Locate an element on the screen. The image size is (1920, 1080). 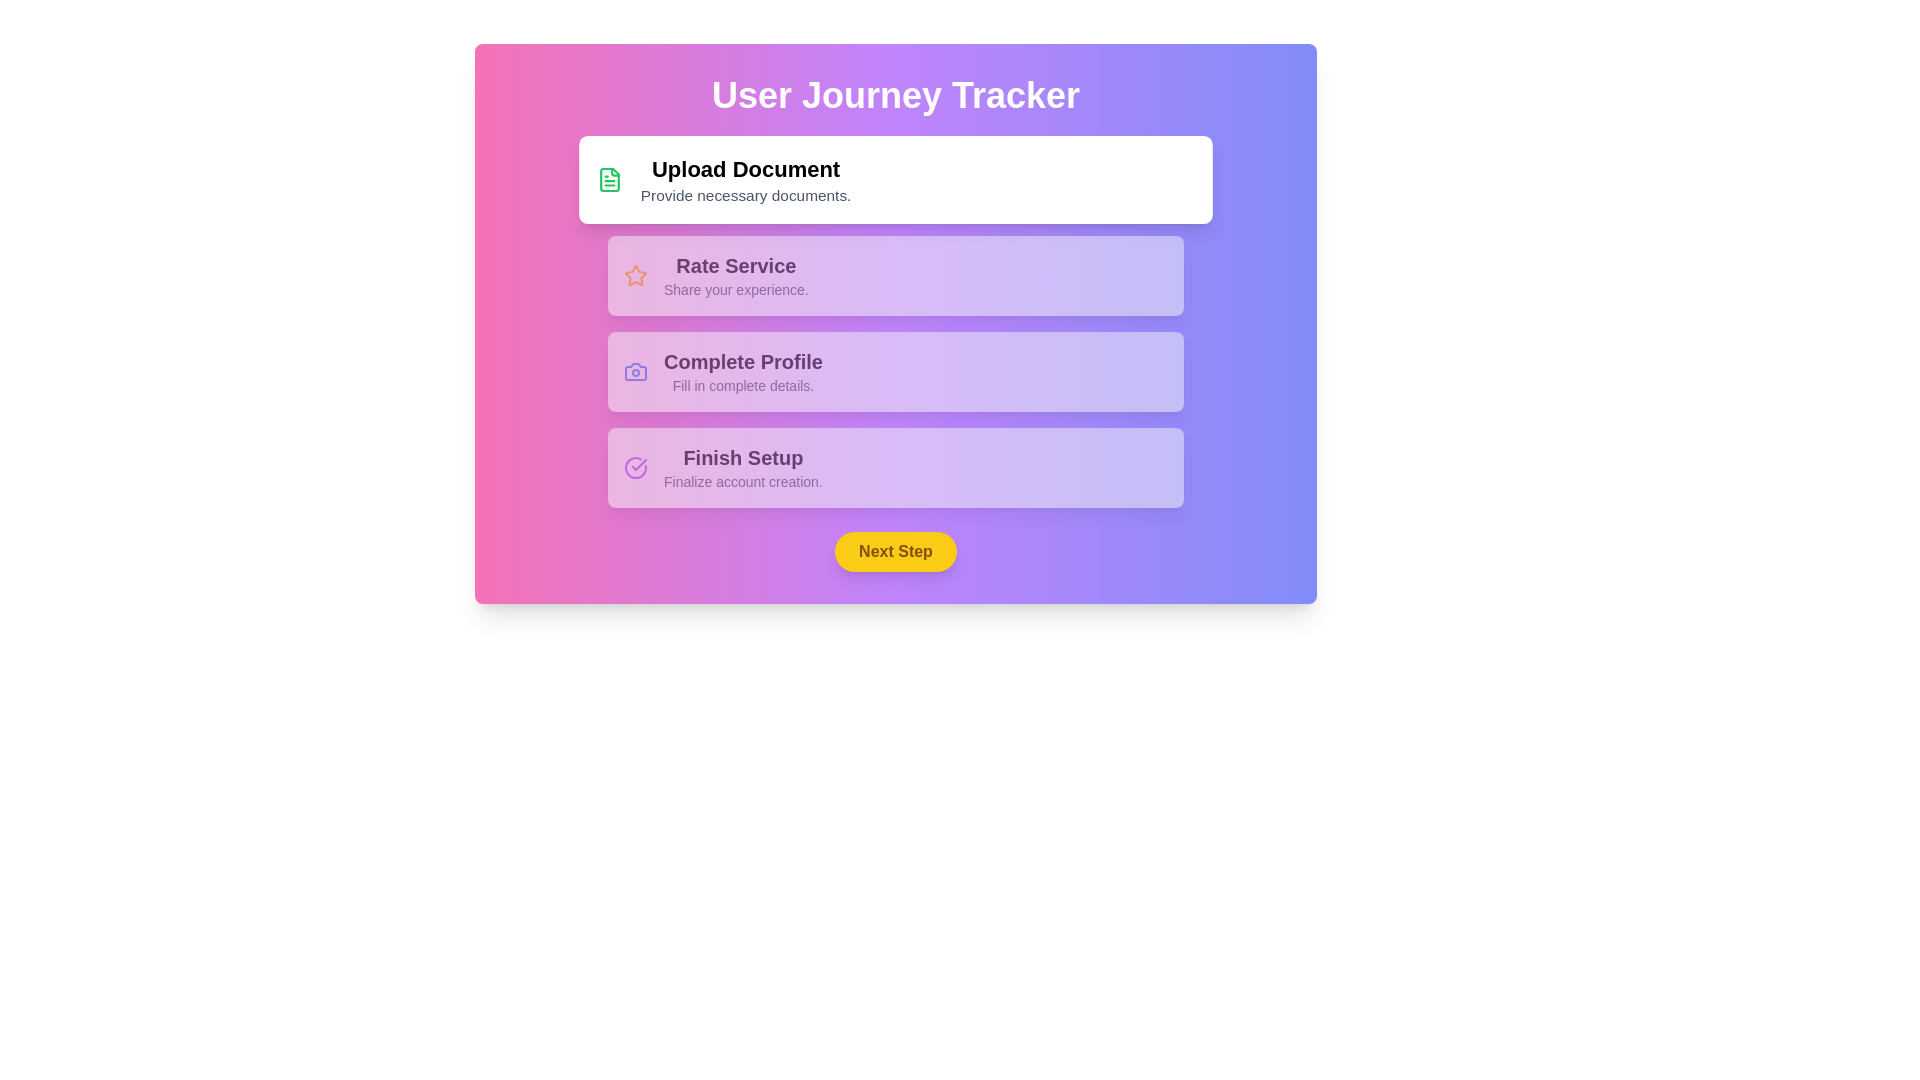
the 'Complete Profile' text label, which is bold and prominently displayed in a dark color, located in the second interactive block below the 'Rate Service' section is located at coordinates (742, 362).